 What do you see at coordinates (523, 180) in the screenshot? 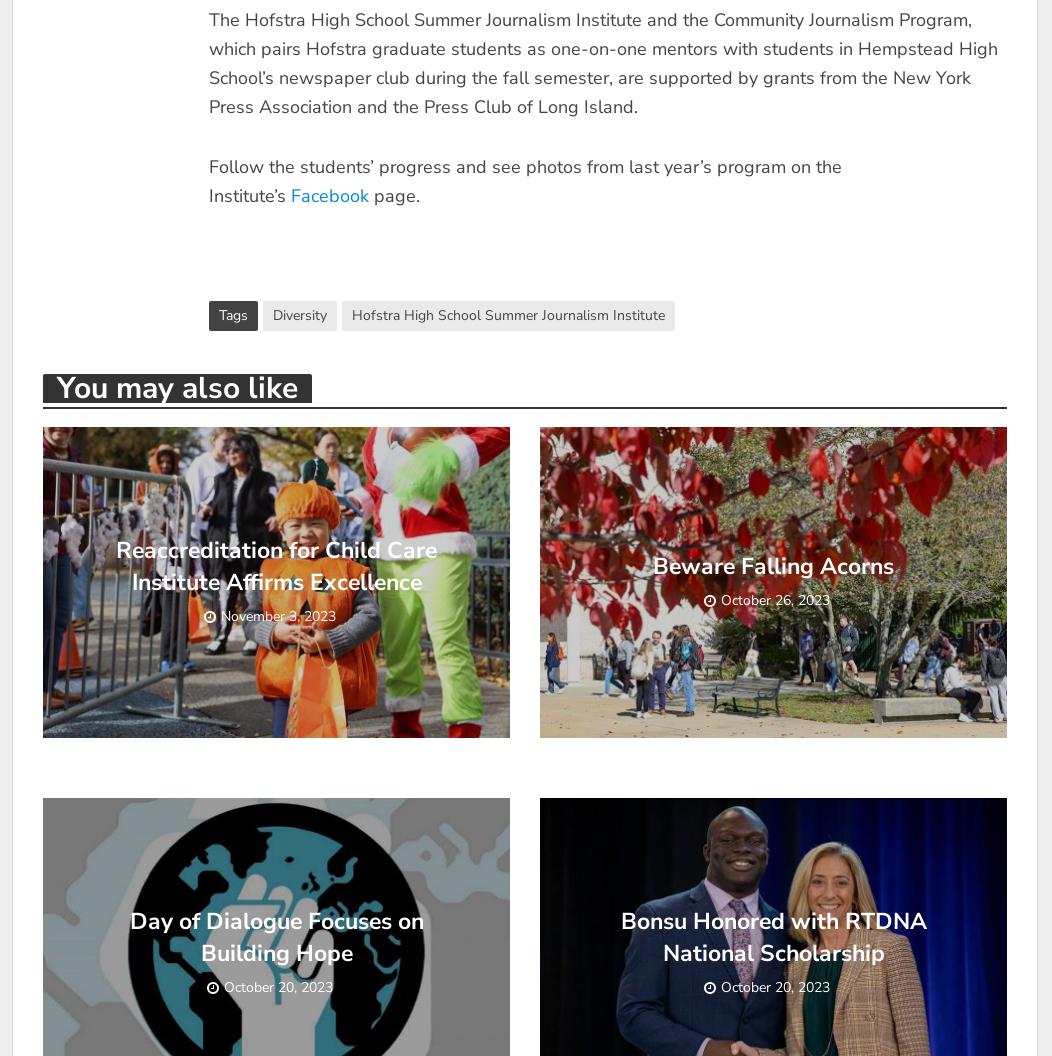
I see `'Follow the students’ progress and see photos from last year’s program on the Institute’s'` at bounding box center [523, 180].